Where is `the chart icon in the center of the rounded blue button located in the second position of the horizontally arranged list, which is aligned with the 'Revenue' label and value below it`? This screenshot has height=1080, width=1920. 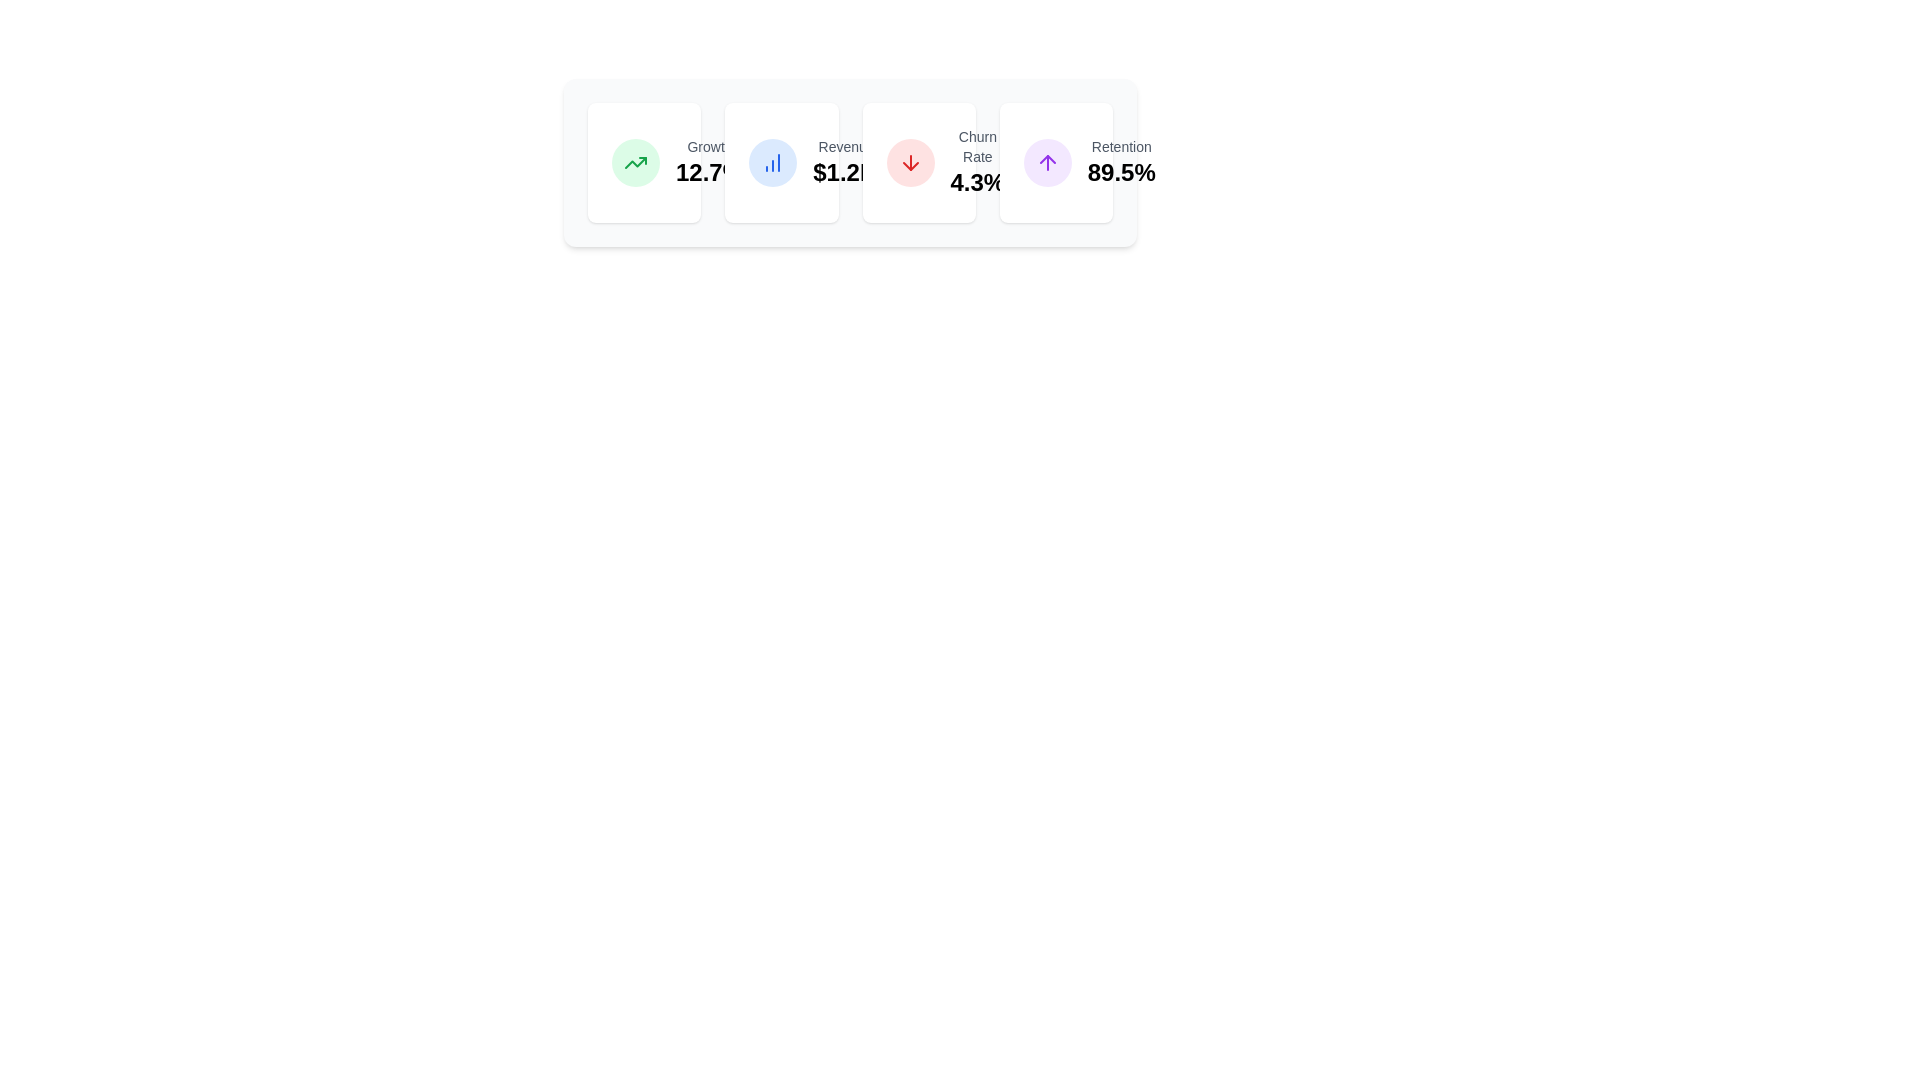
the chart icon in the center of the rounded blue button located in the second position of the horizontally arranged list, which is aligned with the 'Revenue' label and value below it is located at coordinates (772, 161).